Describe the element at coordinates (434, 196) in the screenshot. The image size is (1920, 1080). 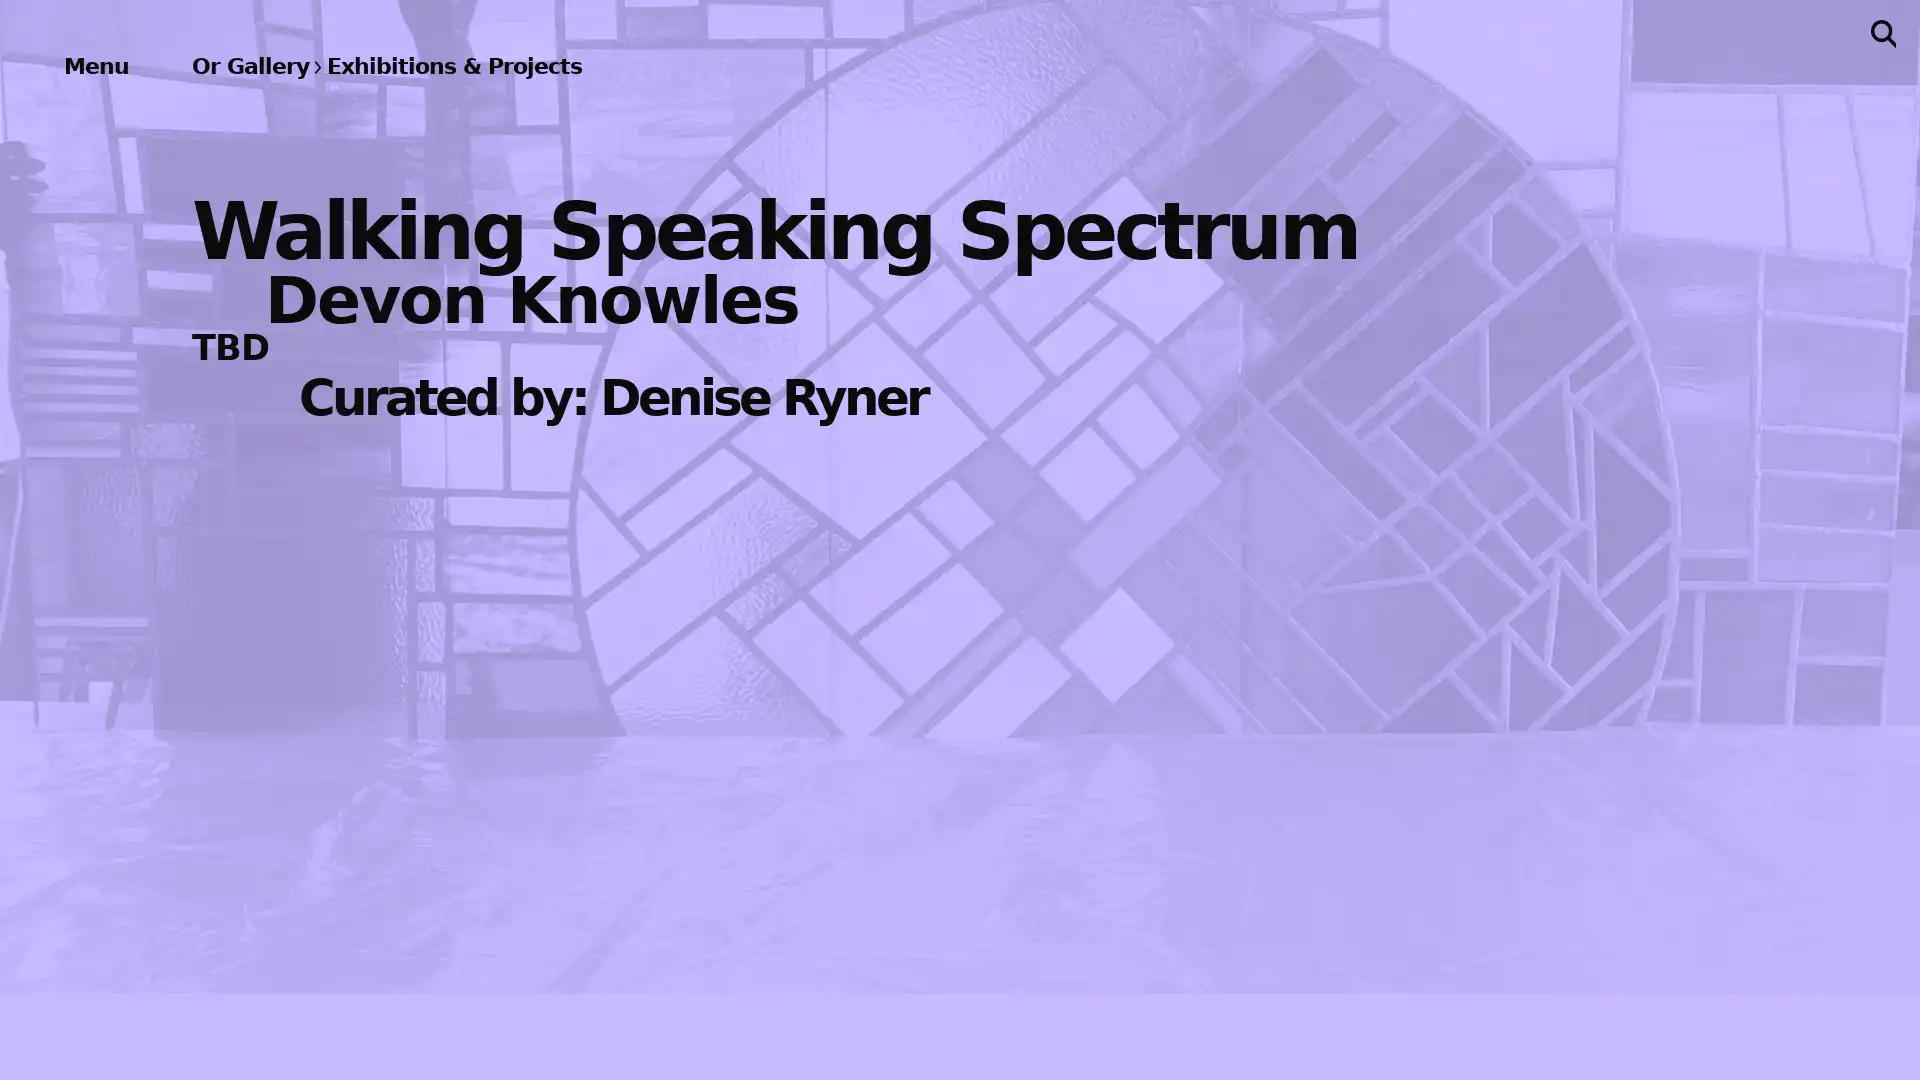
I see `Exhibitions & Projects` at that location.